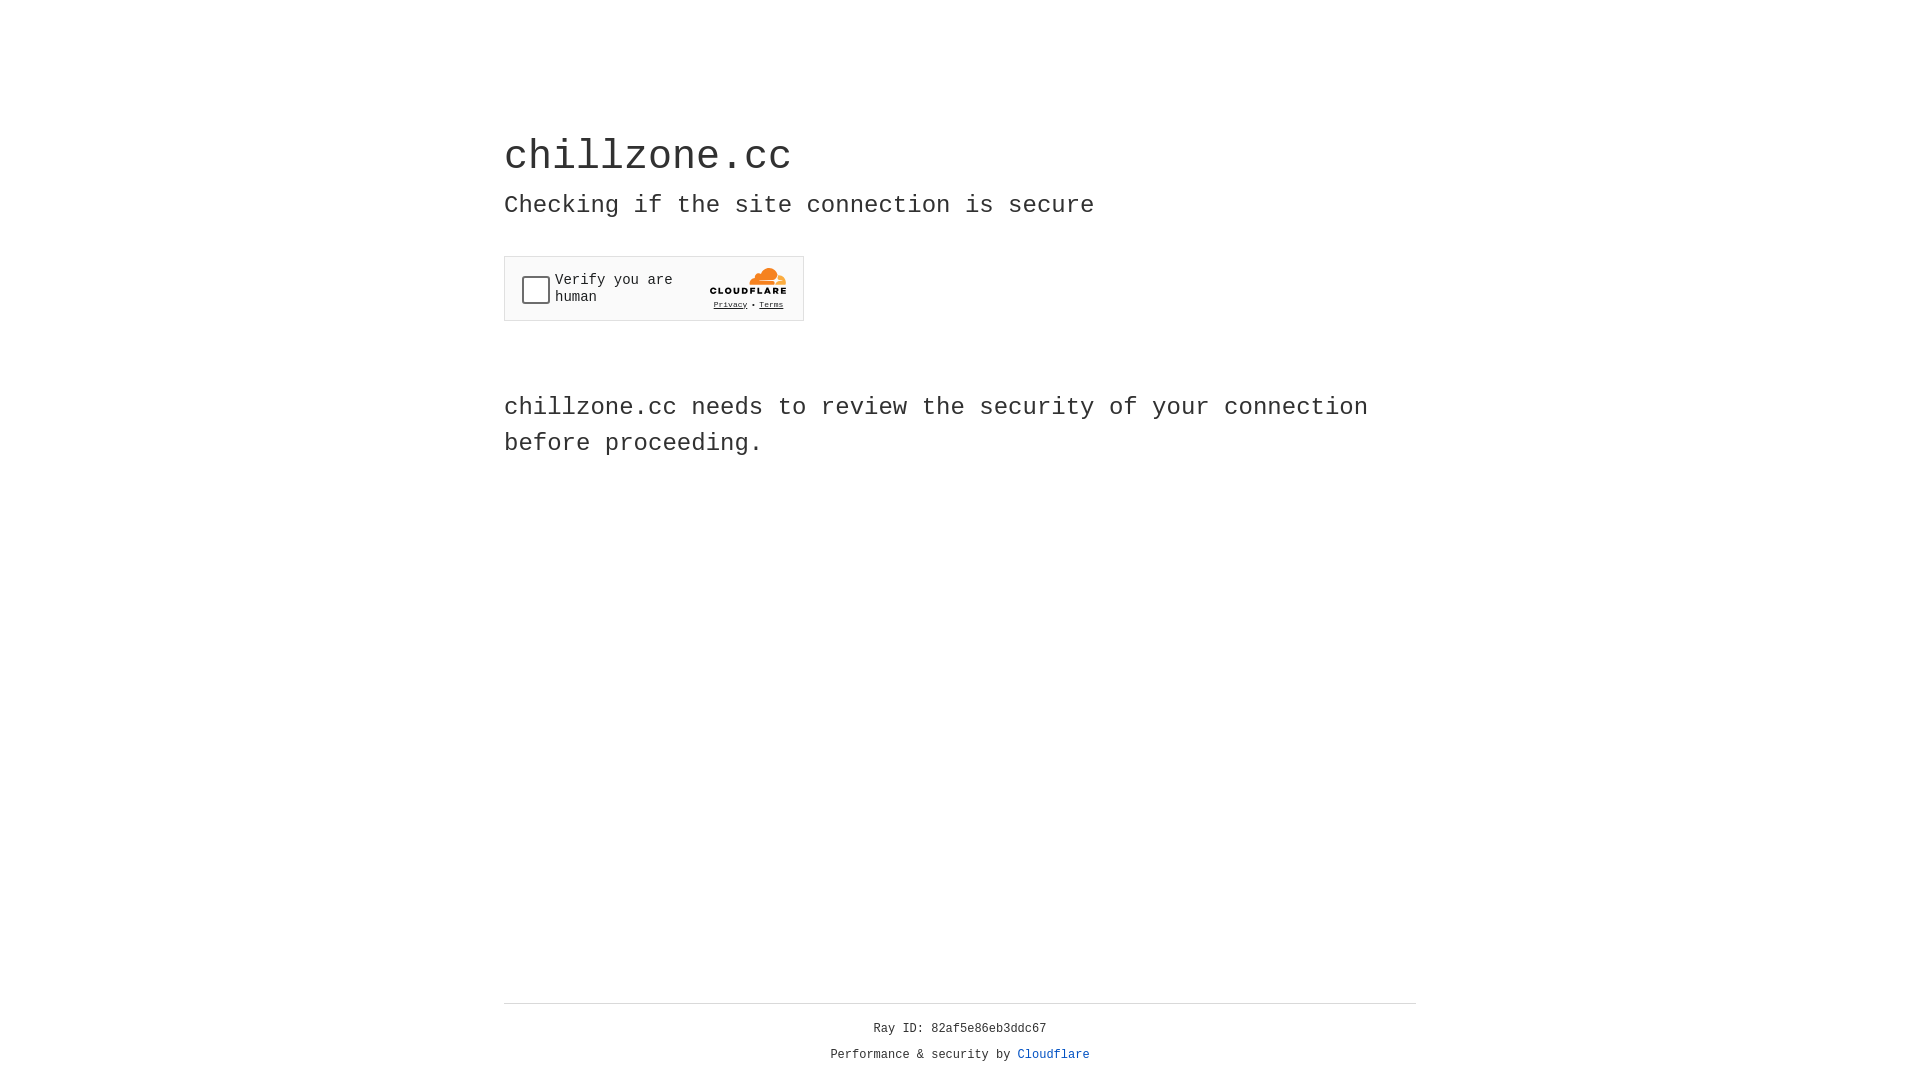 The height and width of the screenshot is (1080, 1920). Describe the element at coordinates (1053, 1054) in the screenshot. I see `'Cloudflare'` at that location.